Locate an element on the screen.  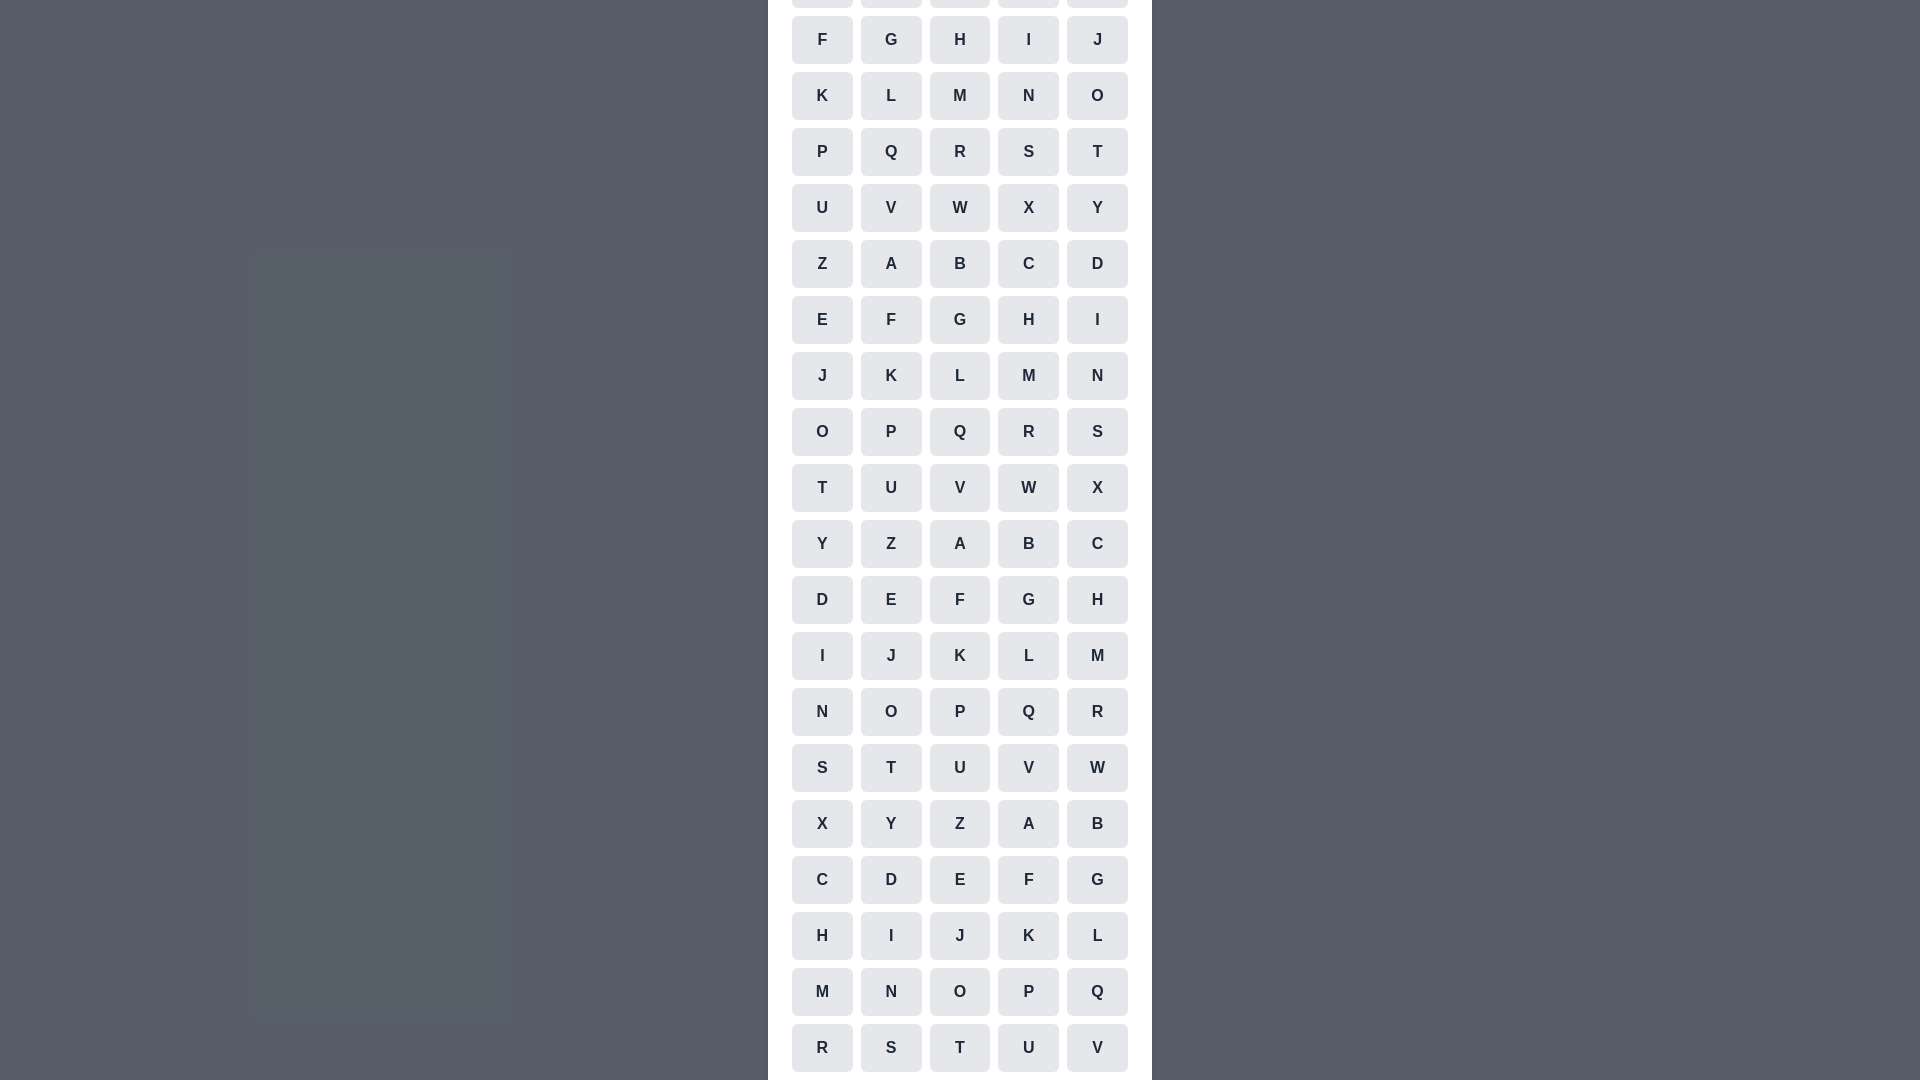
the cell representing the character Y is located at coordinates (1097, 208).